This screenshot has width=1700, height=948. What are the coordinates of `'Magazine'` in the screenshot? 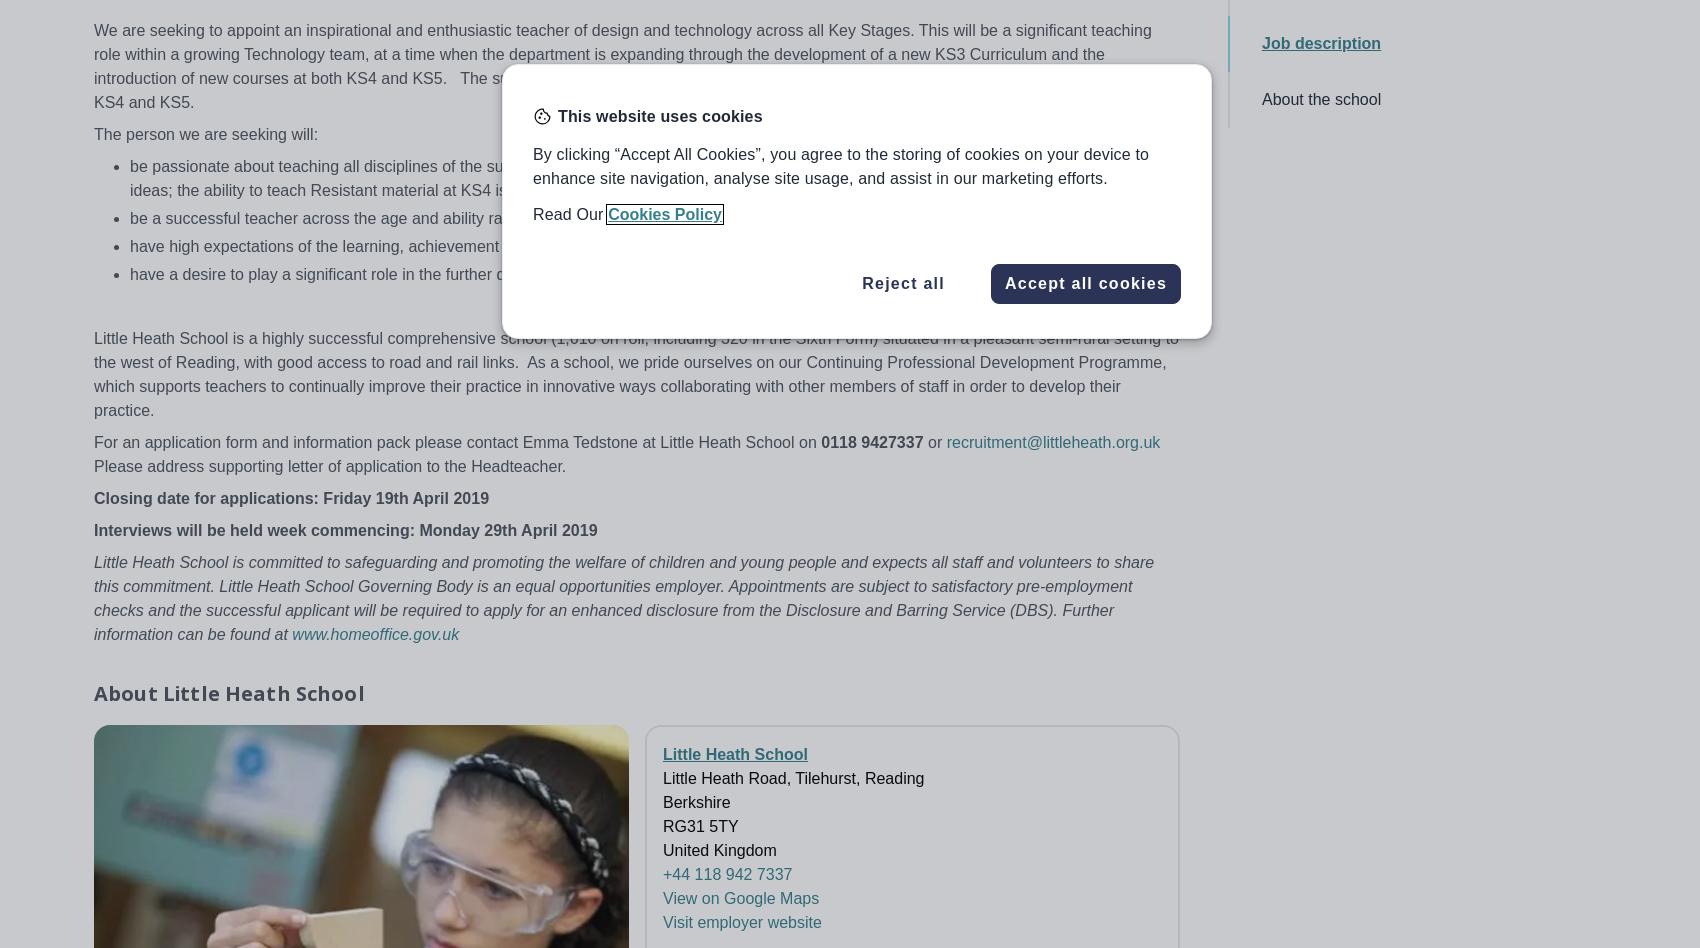 It's located at (1439, 660).